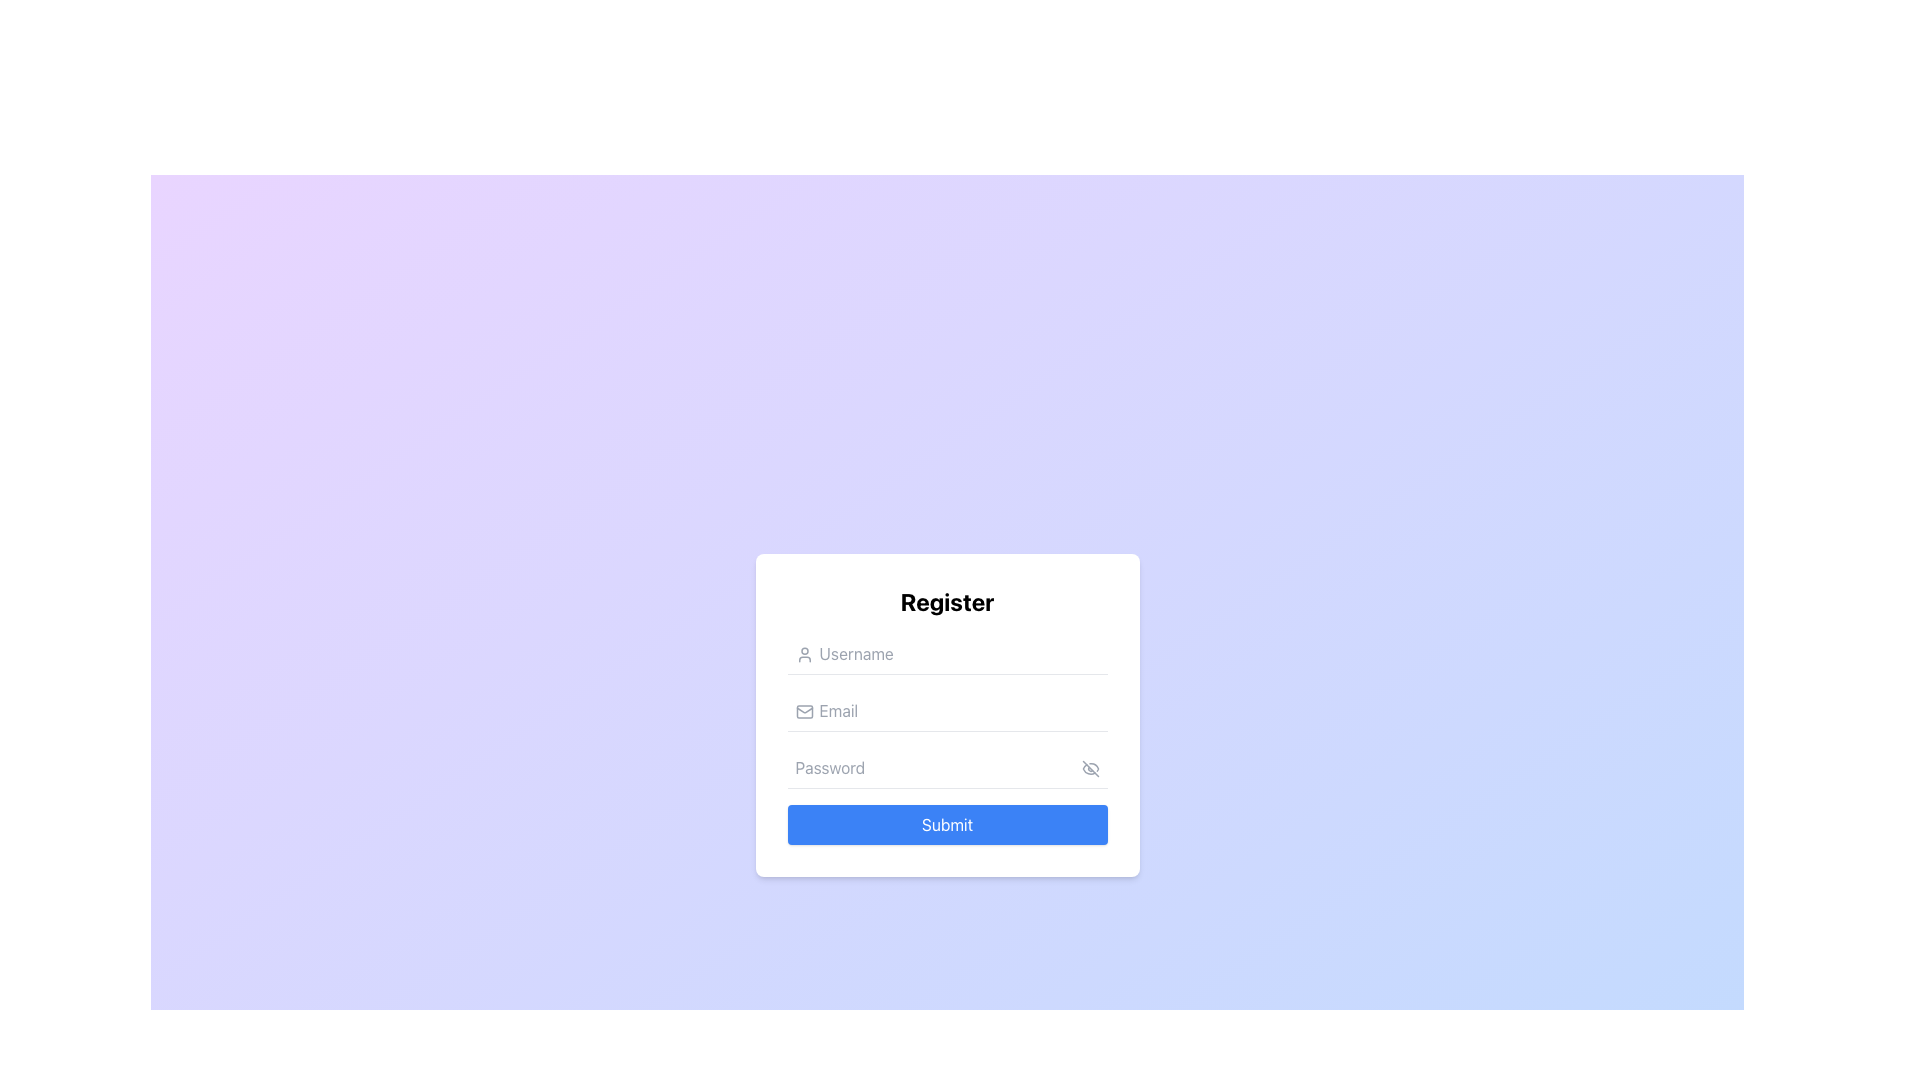  Describe the element at coordinates (804, 710) in the screenshot. I see `the email icon located to the left of the email input field in the form area` at that location.